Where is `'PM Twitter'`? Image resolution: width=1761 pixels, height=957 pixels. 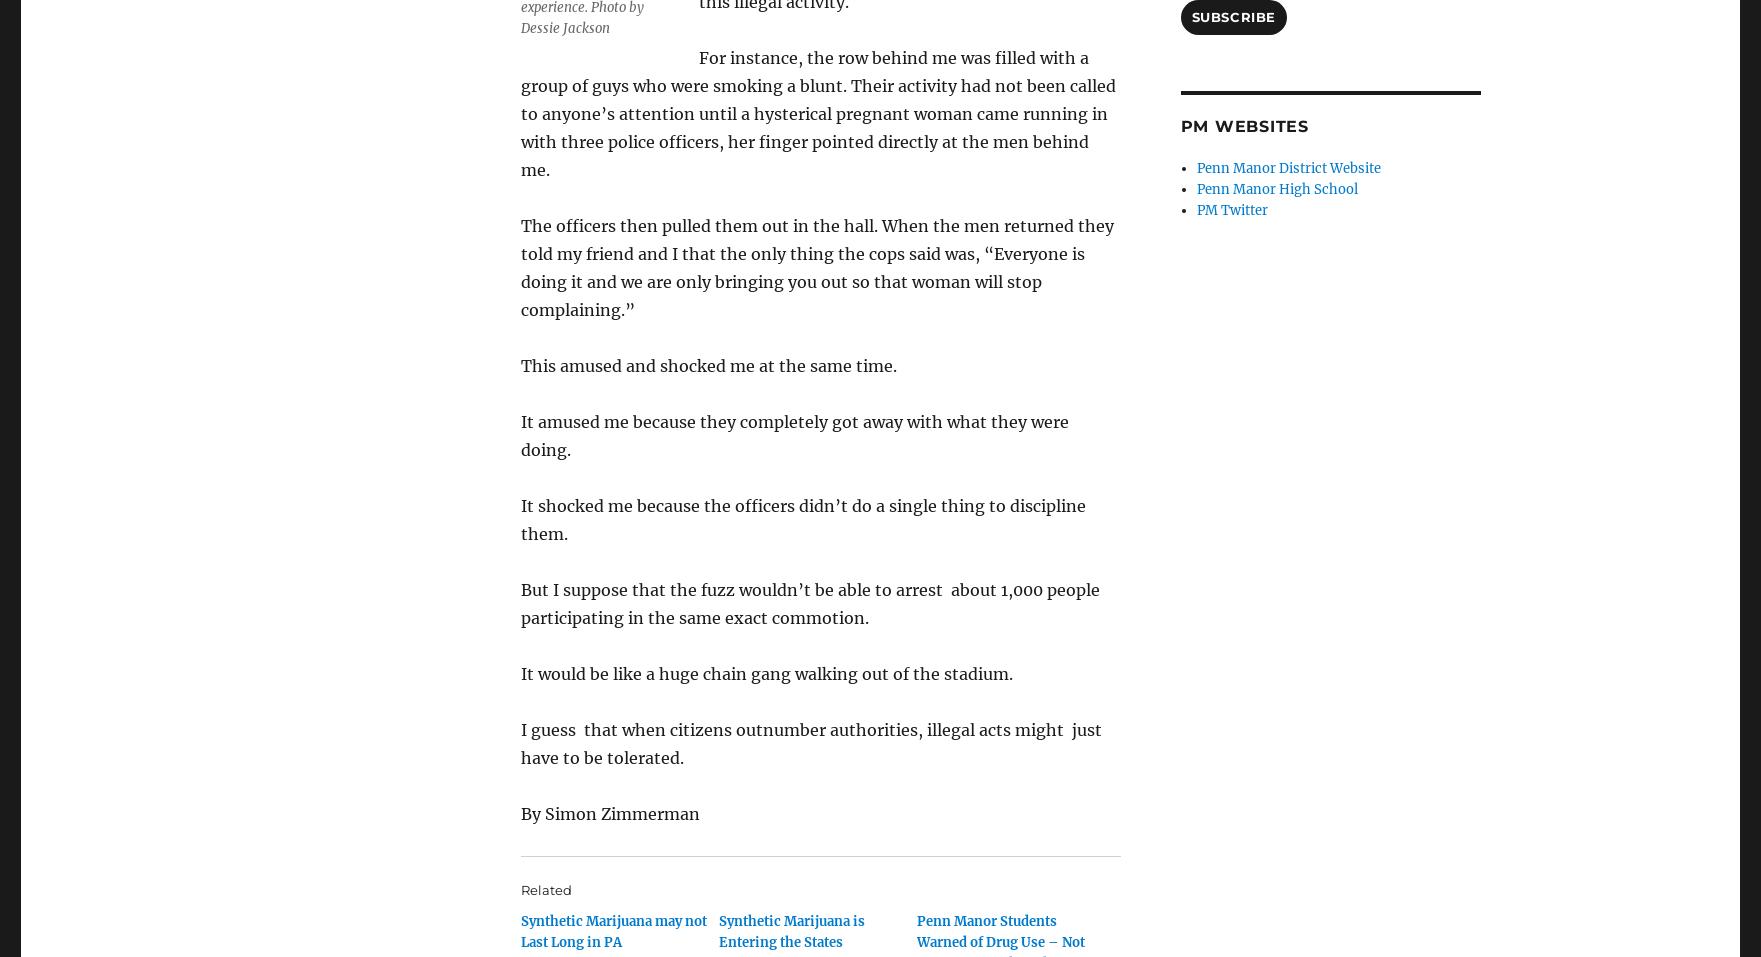 'PM Twitter' is located at coordinates (1231, 209).